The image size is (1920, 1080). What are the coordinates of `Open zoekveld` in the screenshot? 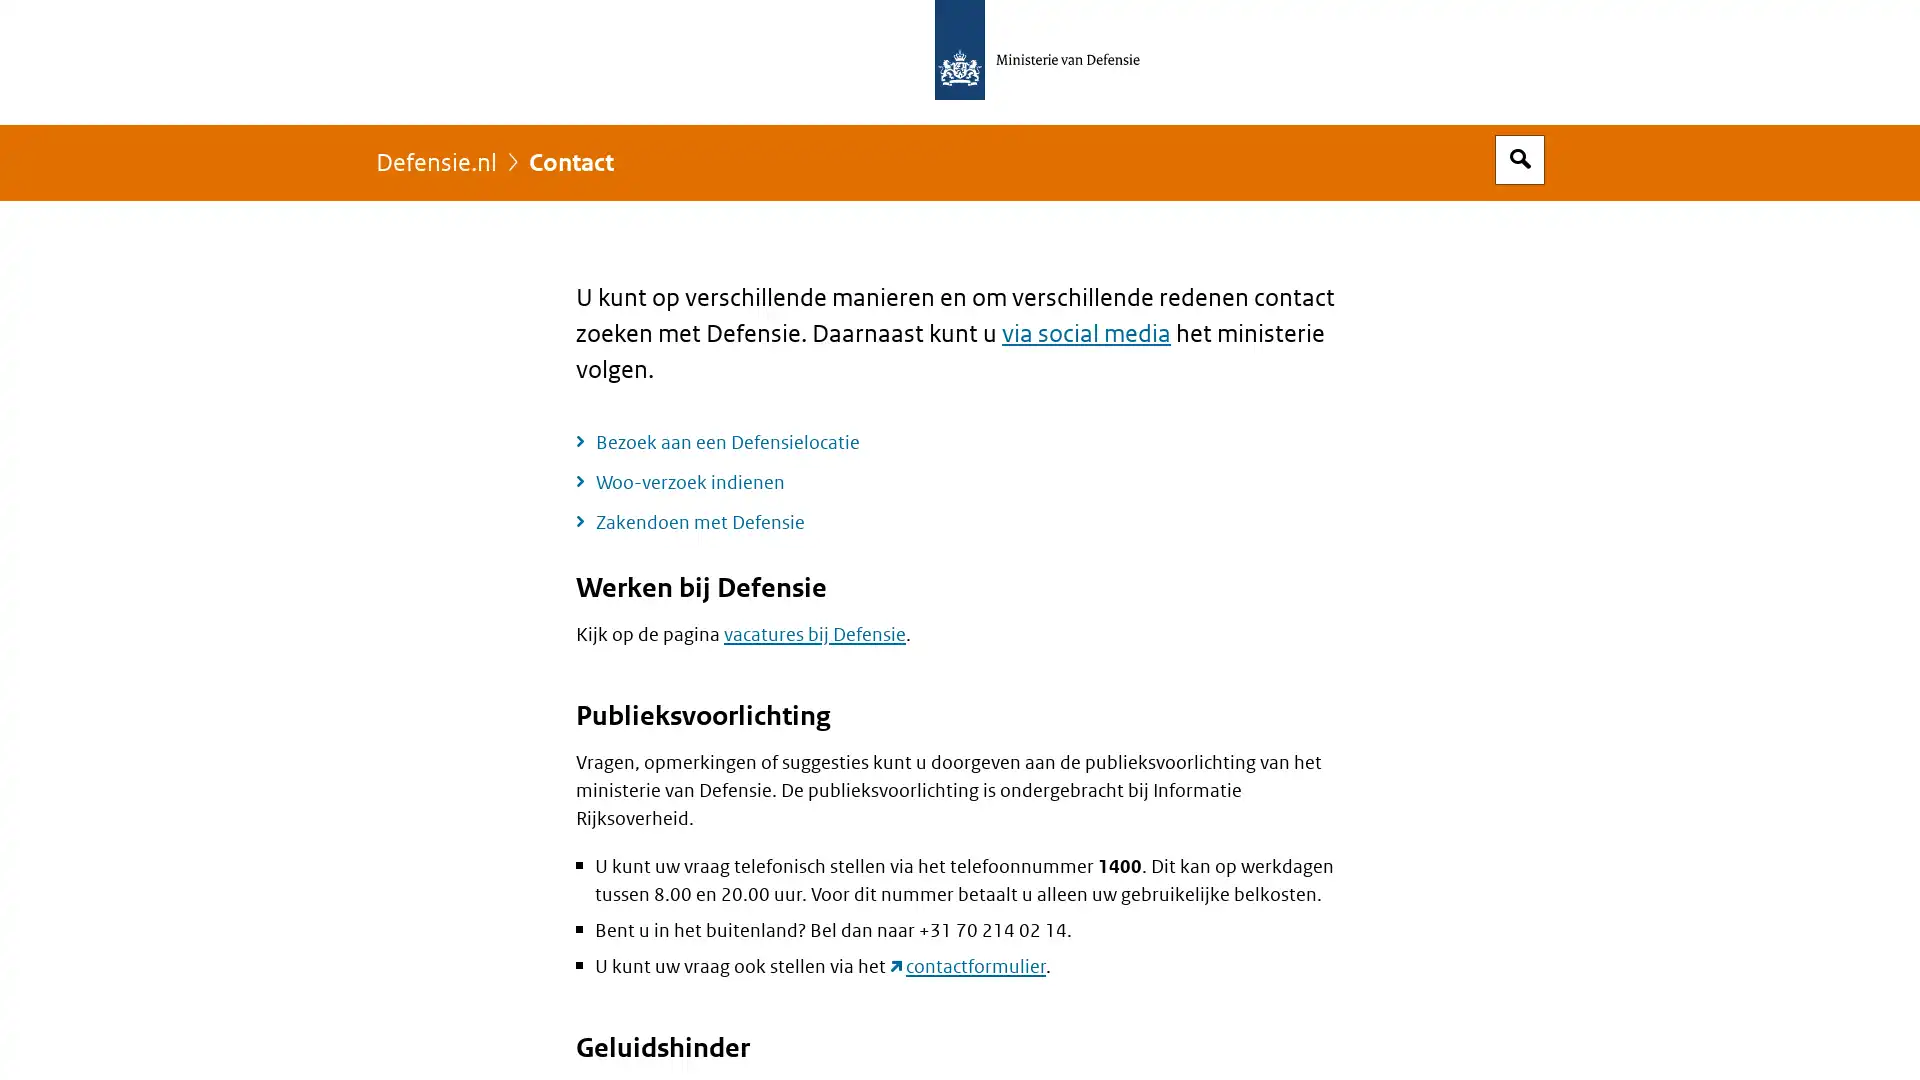 It's located at (1520, 158).